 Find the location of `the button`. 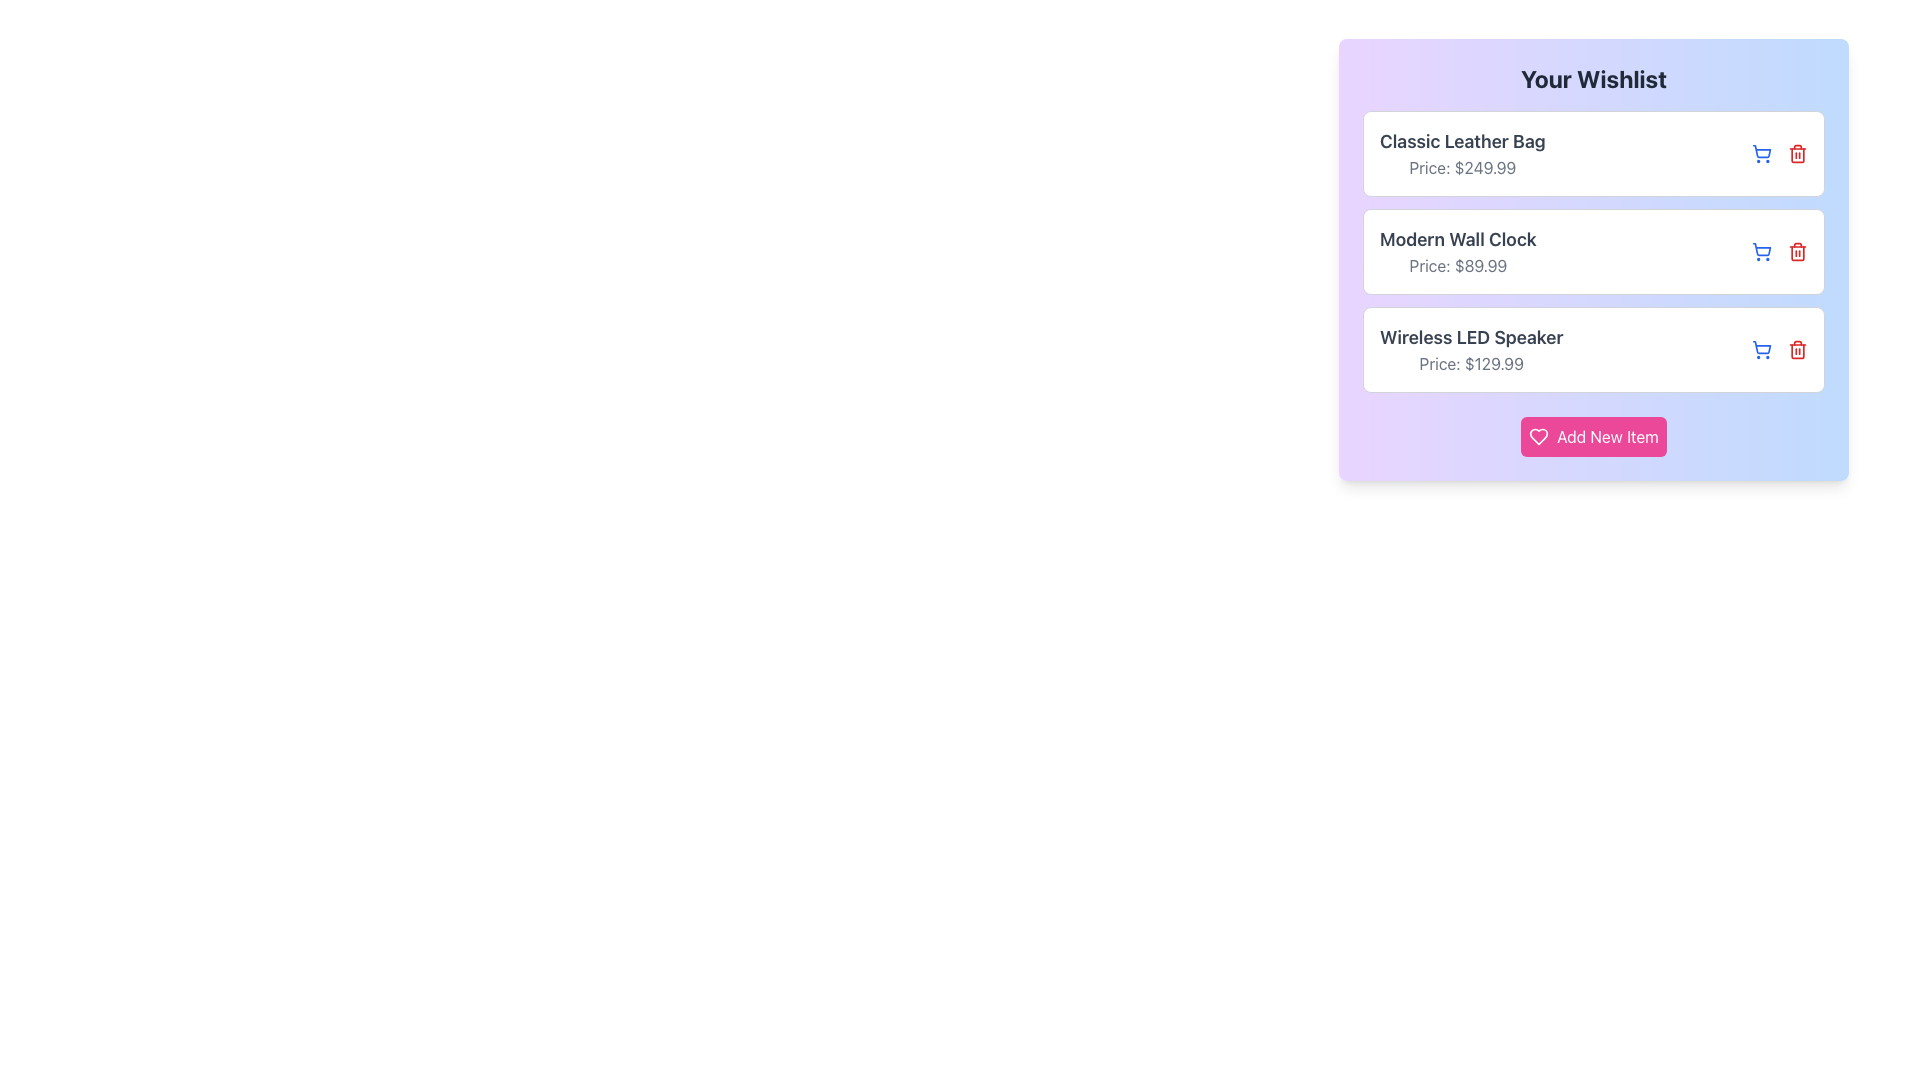

the button is located at coordinates (1761, 153).